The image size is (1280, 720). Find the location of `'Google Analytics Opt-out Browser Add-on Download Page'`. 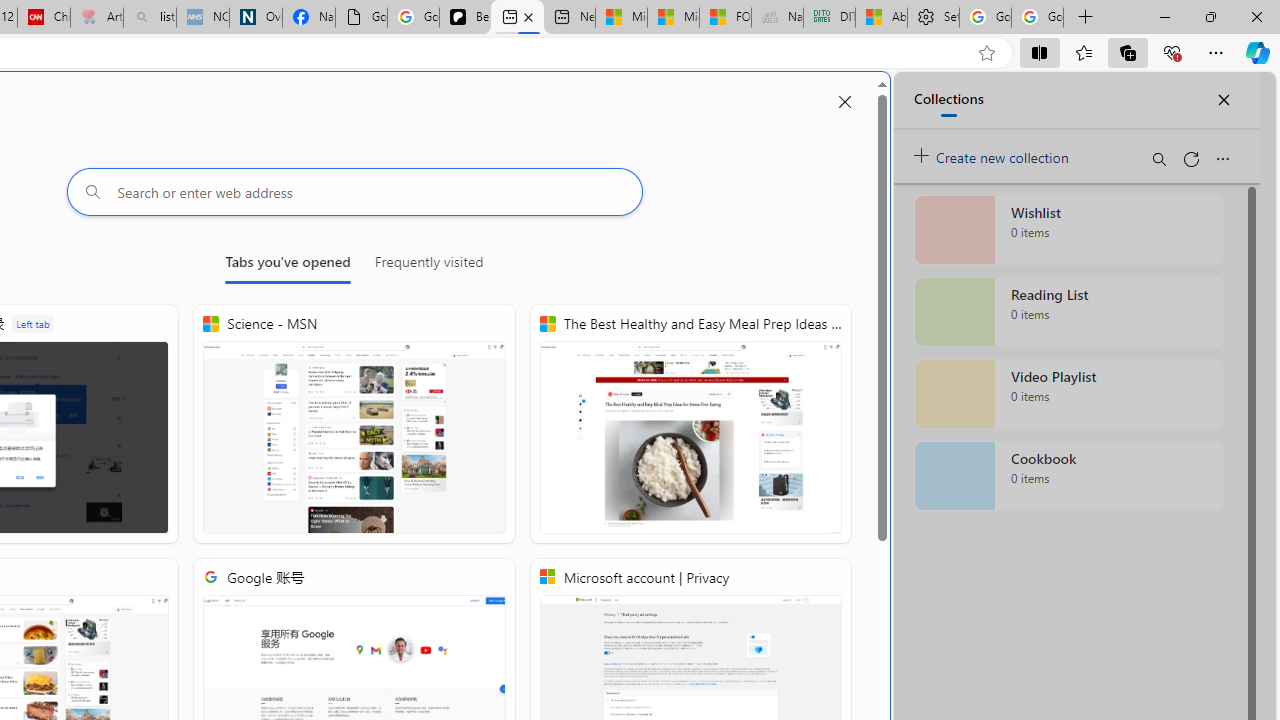

'Google Analytics Opt-out Browser Add-on Download Page' is located at coordinates (360, 17).